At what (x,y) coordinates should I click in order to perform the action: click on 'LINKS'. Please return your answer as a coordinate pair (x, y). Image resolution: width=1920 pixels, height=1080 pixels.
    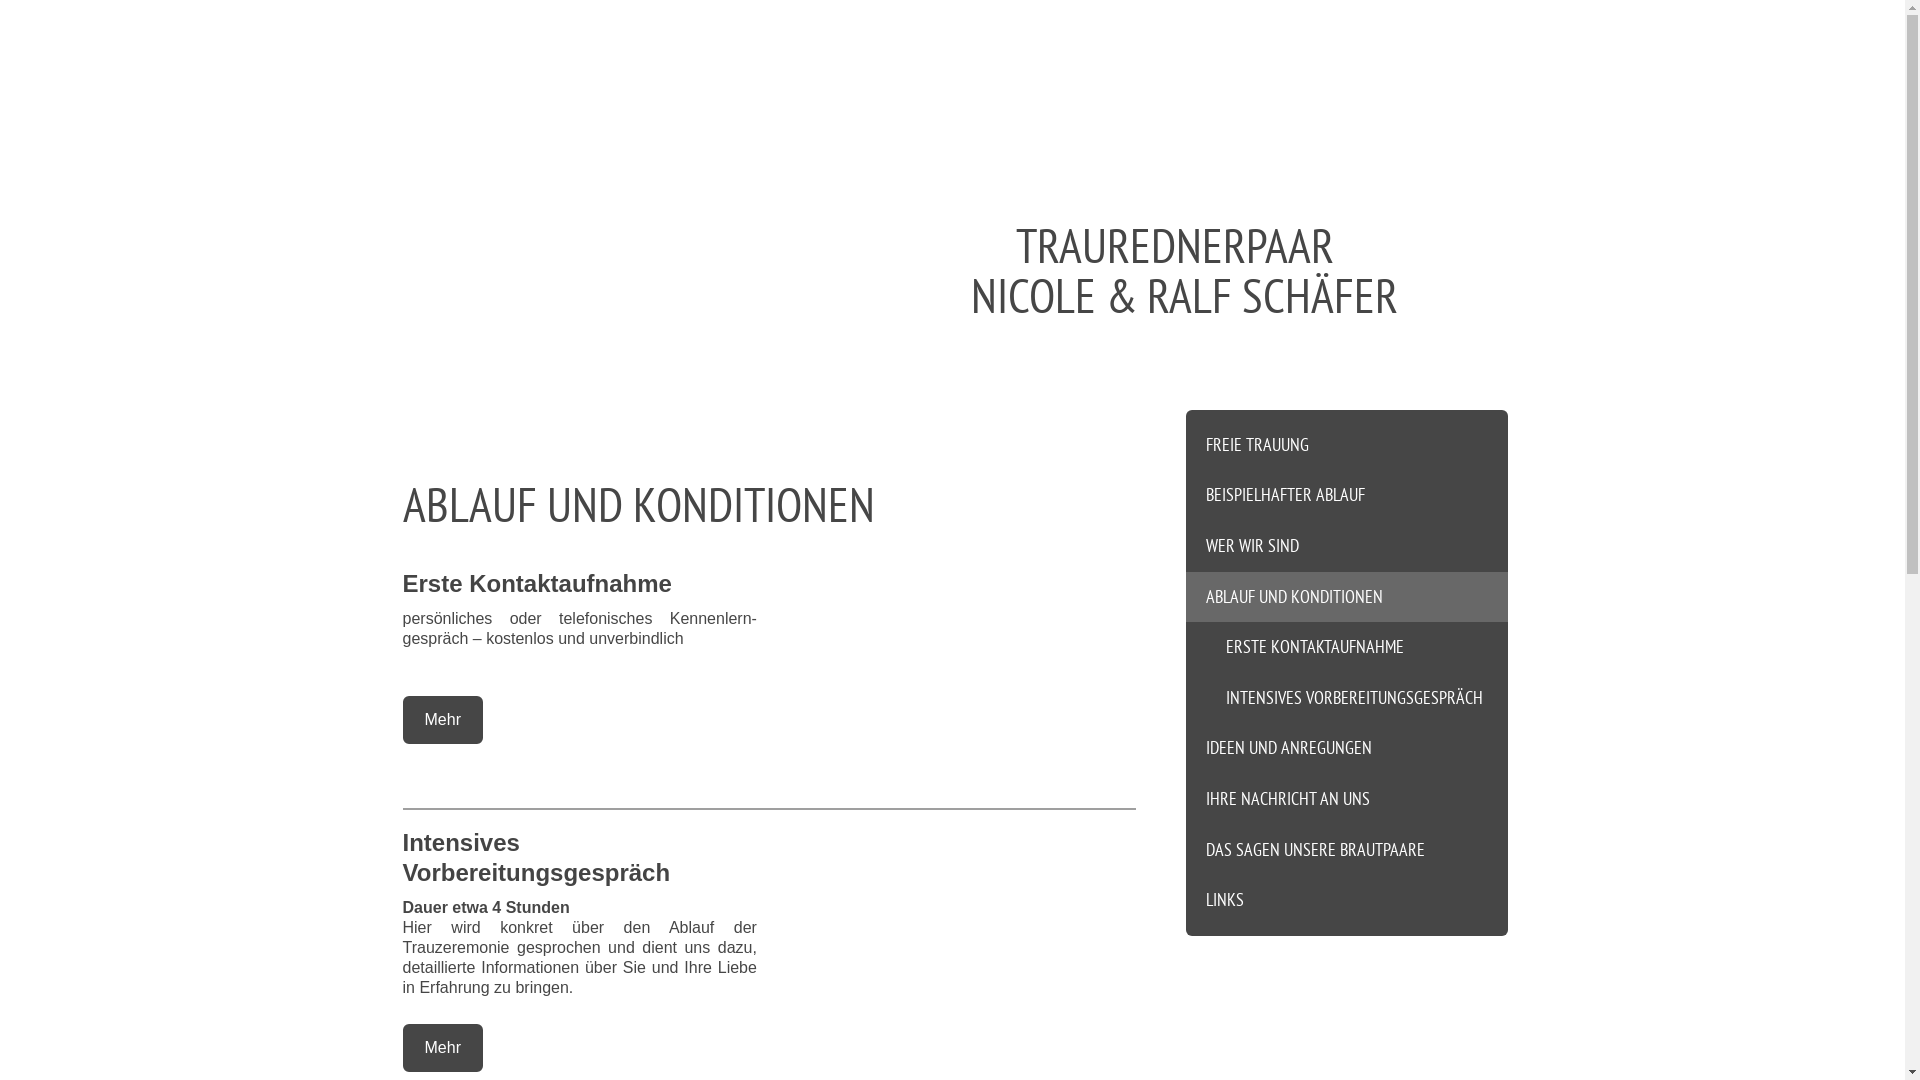
    Looking at the image, I should click on (1347, 905).